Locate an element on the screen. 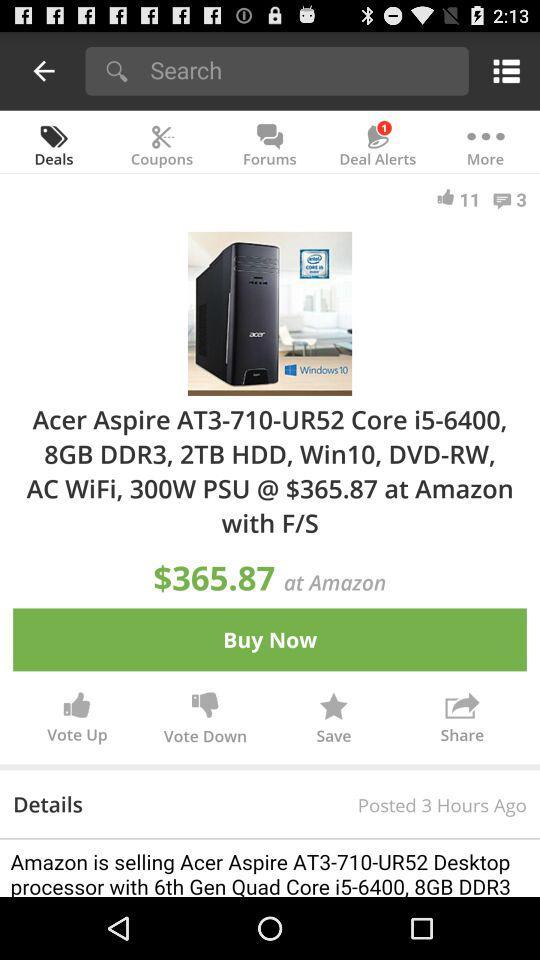 This screenshot has width=540, height=960. the button to the left of share icon is located at coordinates (333, 720).